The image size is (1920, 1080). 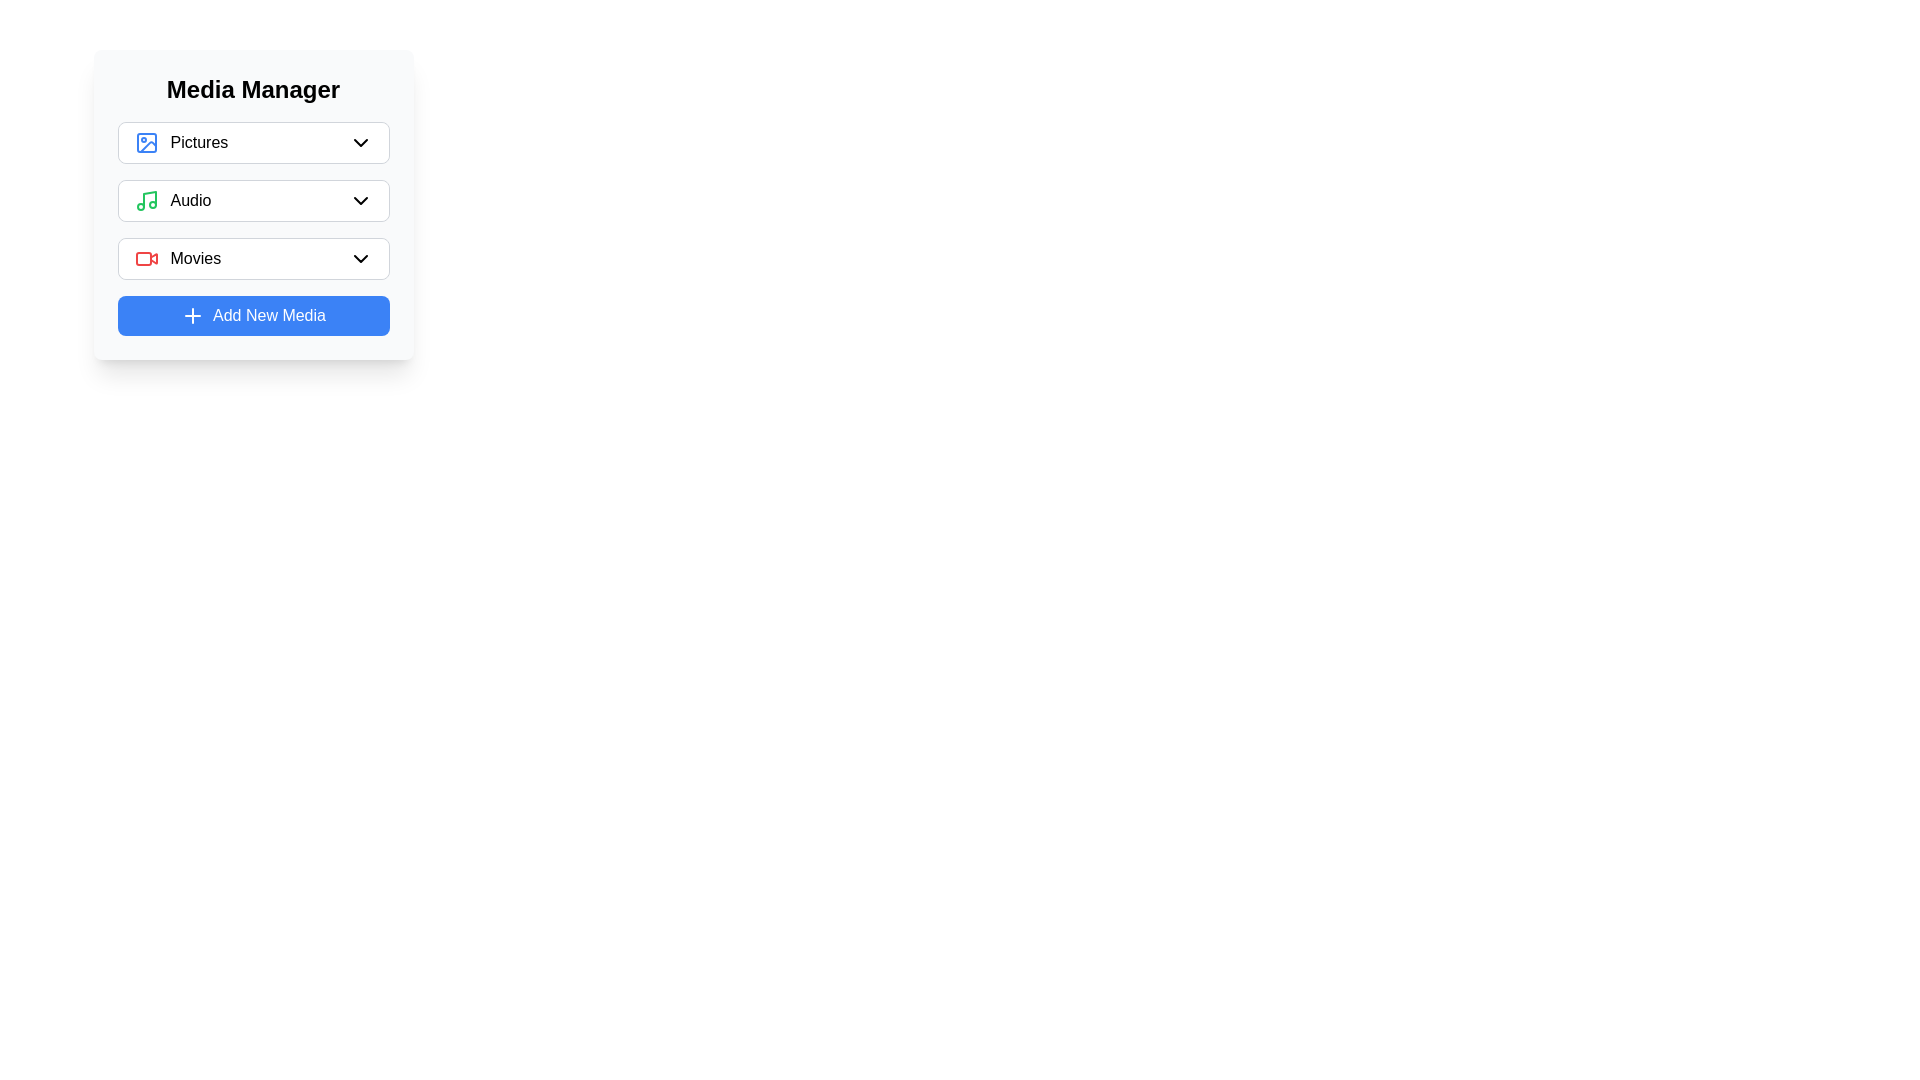 What do you see at coordinates (199, 141) in the screenshot?
I see `the static text label indicating 'Pictures' in the Media Manager interface, located to the right of the blue picture icon` at bounding box center [199, 141].